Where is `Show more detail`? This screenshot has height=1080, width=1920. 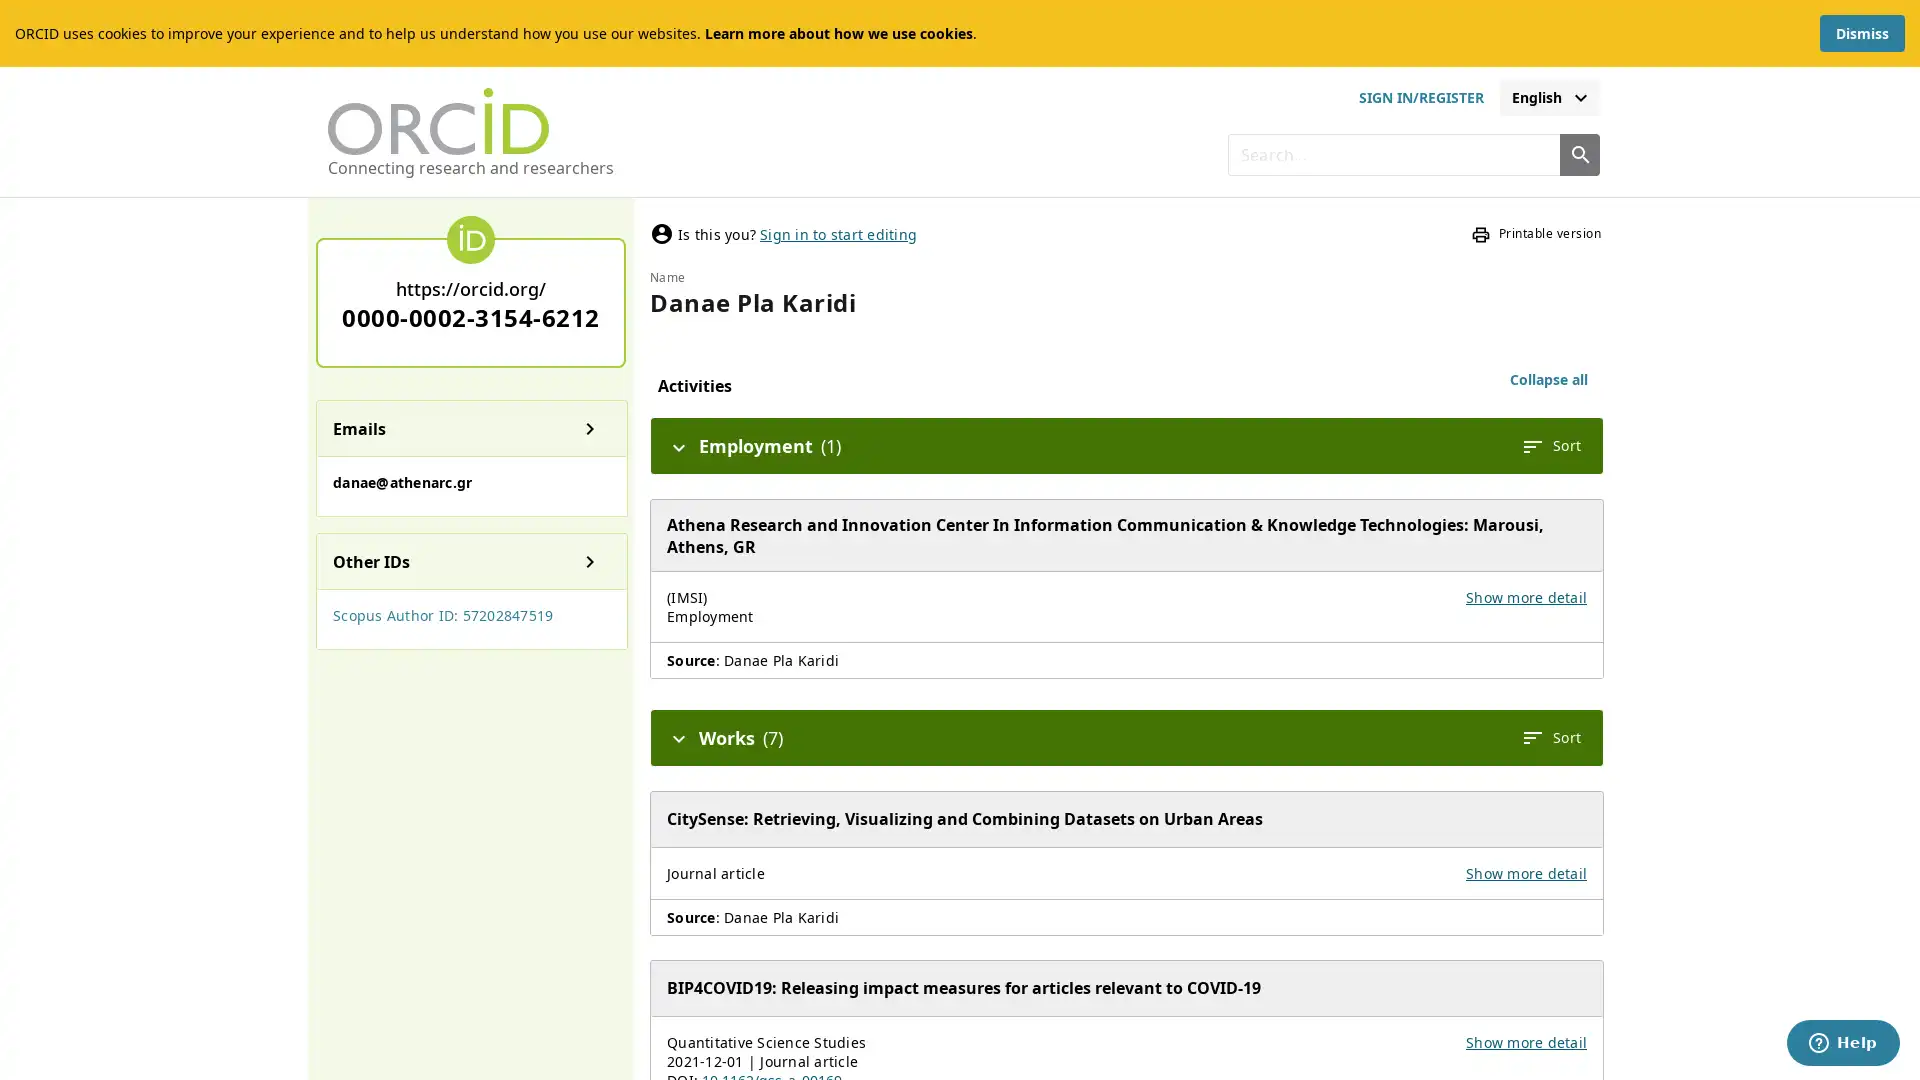
Show more detail is located at coordinates (1525, 595).